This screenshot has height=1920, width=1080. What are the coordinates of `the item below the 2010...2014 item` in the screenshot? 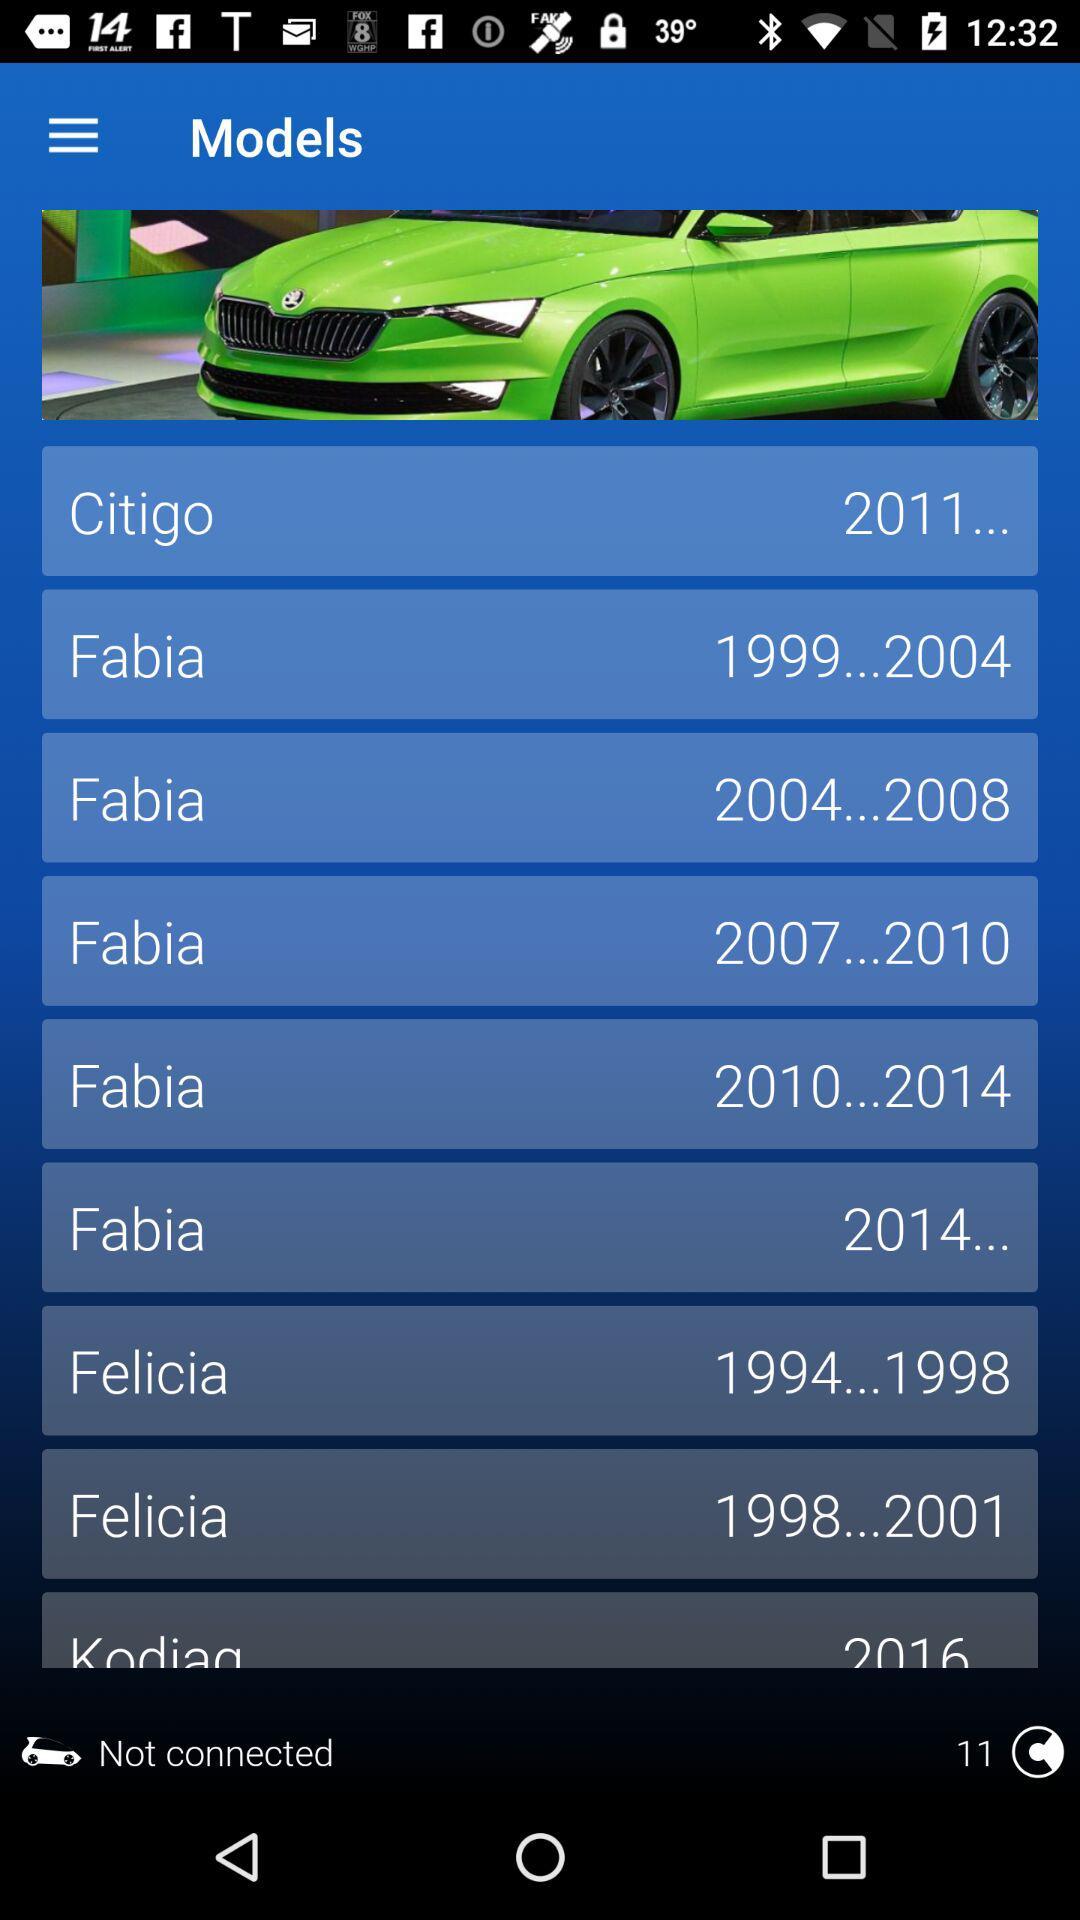 It's located at (926, 1226).